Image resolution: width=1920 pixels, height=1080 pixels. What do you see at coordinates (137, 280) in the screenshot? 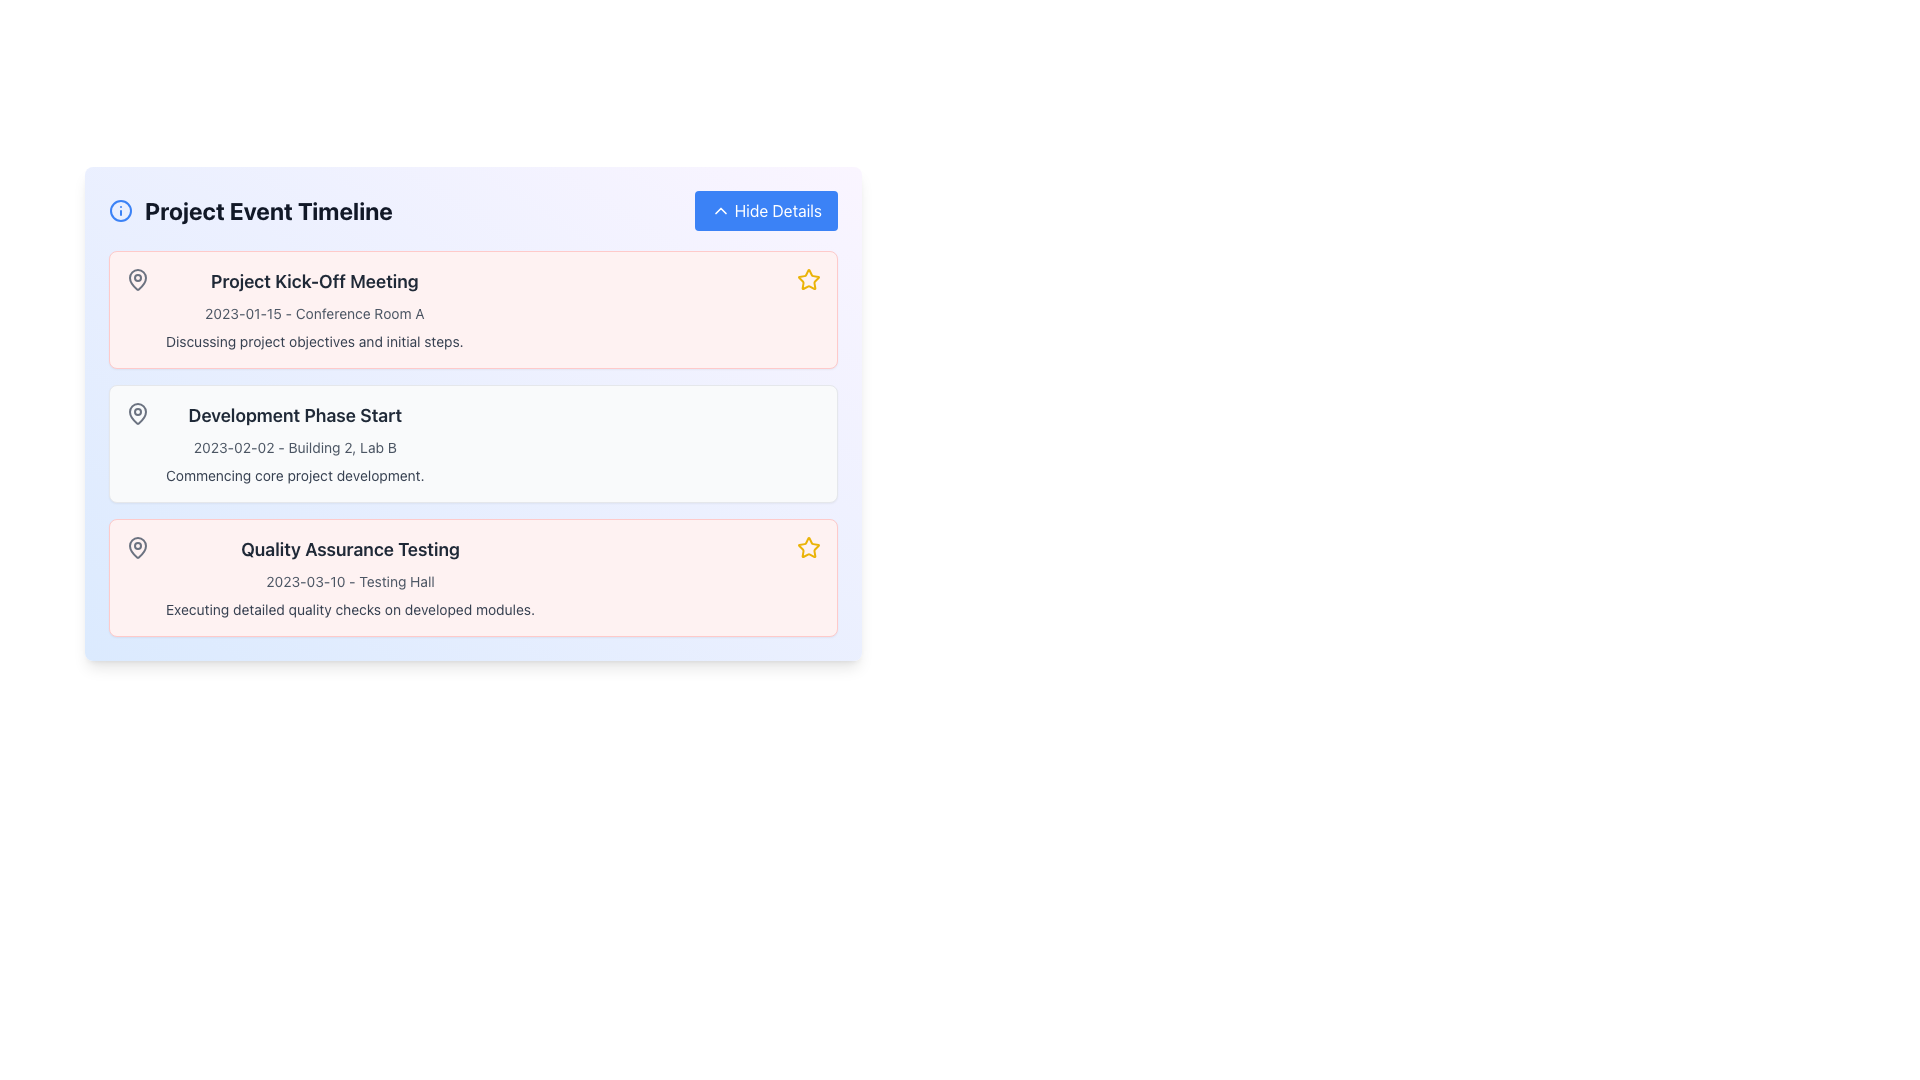
I see `the location pin icon, which is a circular shape with a pointed base, styled in gray and located in the upper-left area of the 'Project Kick-Off Meeting' card within the 'Project Event Timeline' section` at bounding box center [137, 280].